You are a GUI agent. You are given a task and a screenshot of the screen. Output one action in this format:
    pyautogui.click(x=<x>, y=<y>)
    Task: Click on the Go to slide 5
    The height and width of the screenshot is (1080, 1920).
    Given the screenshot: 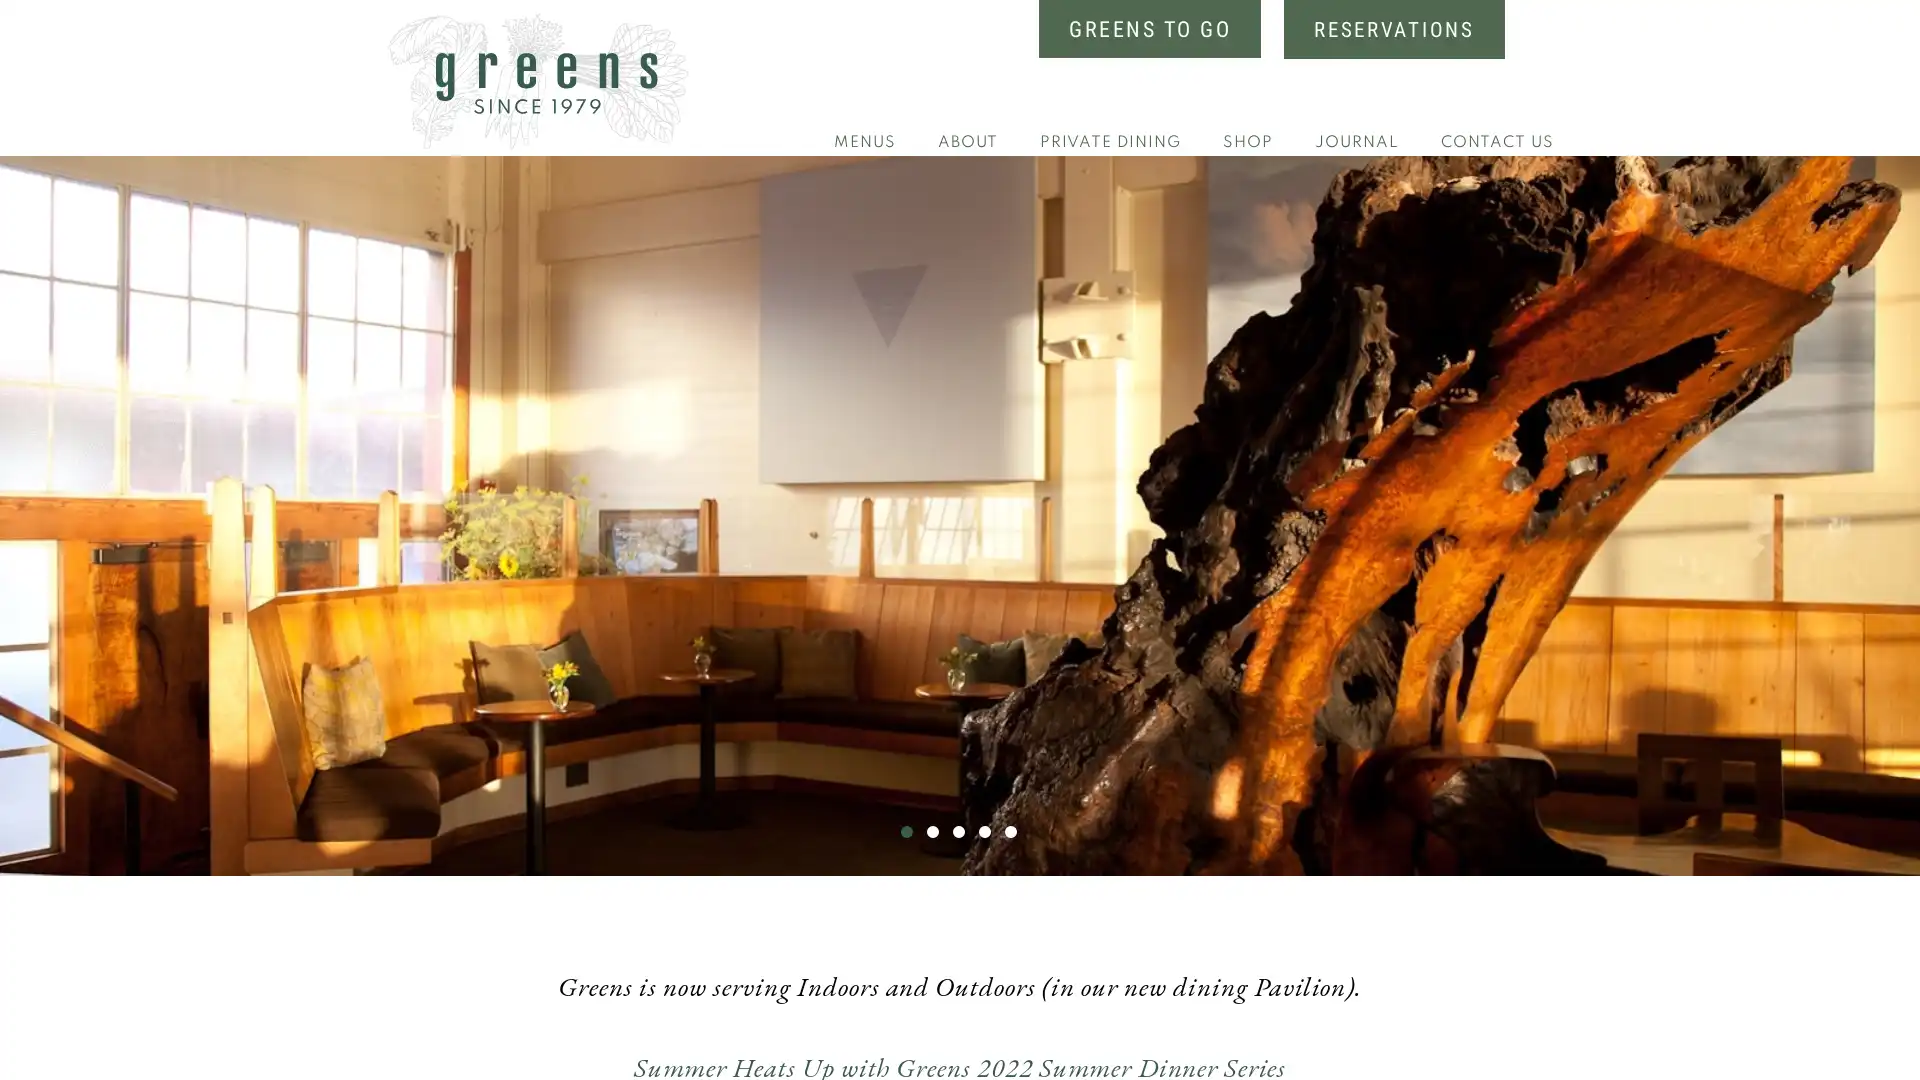 What is the action you would take?
    pyautogui.click(x=1011, y=830)
    